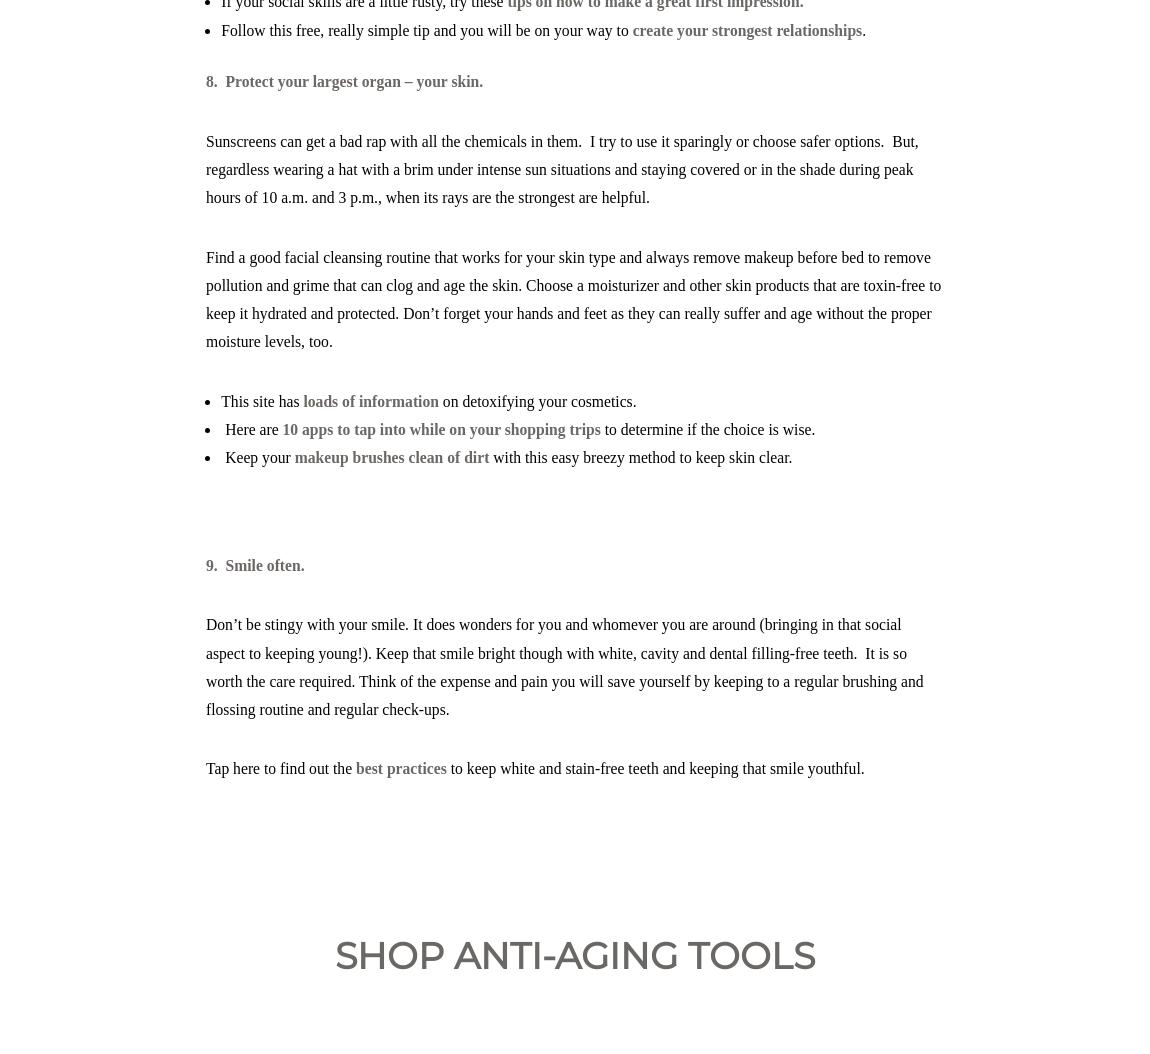  I want to click on 'loads of information', so click(370, 399).